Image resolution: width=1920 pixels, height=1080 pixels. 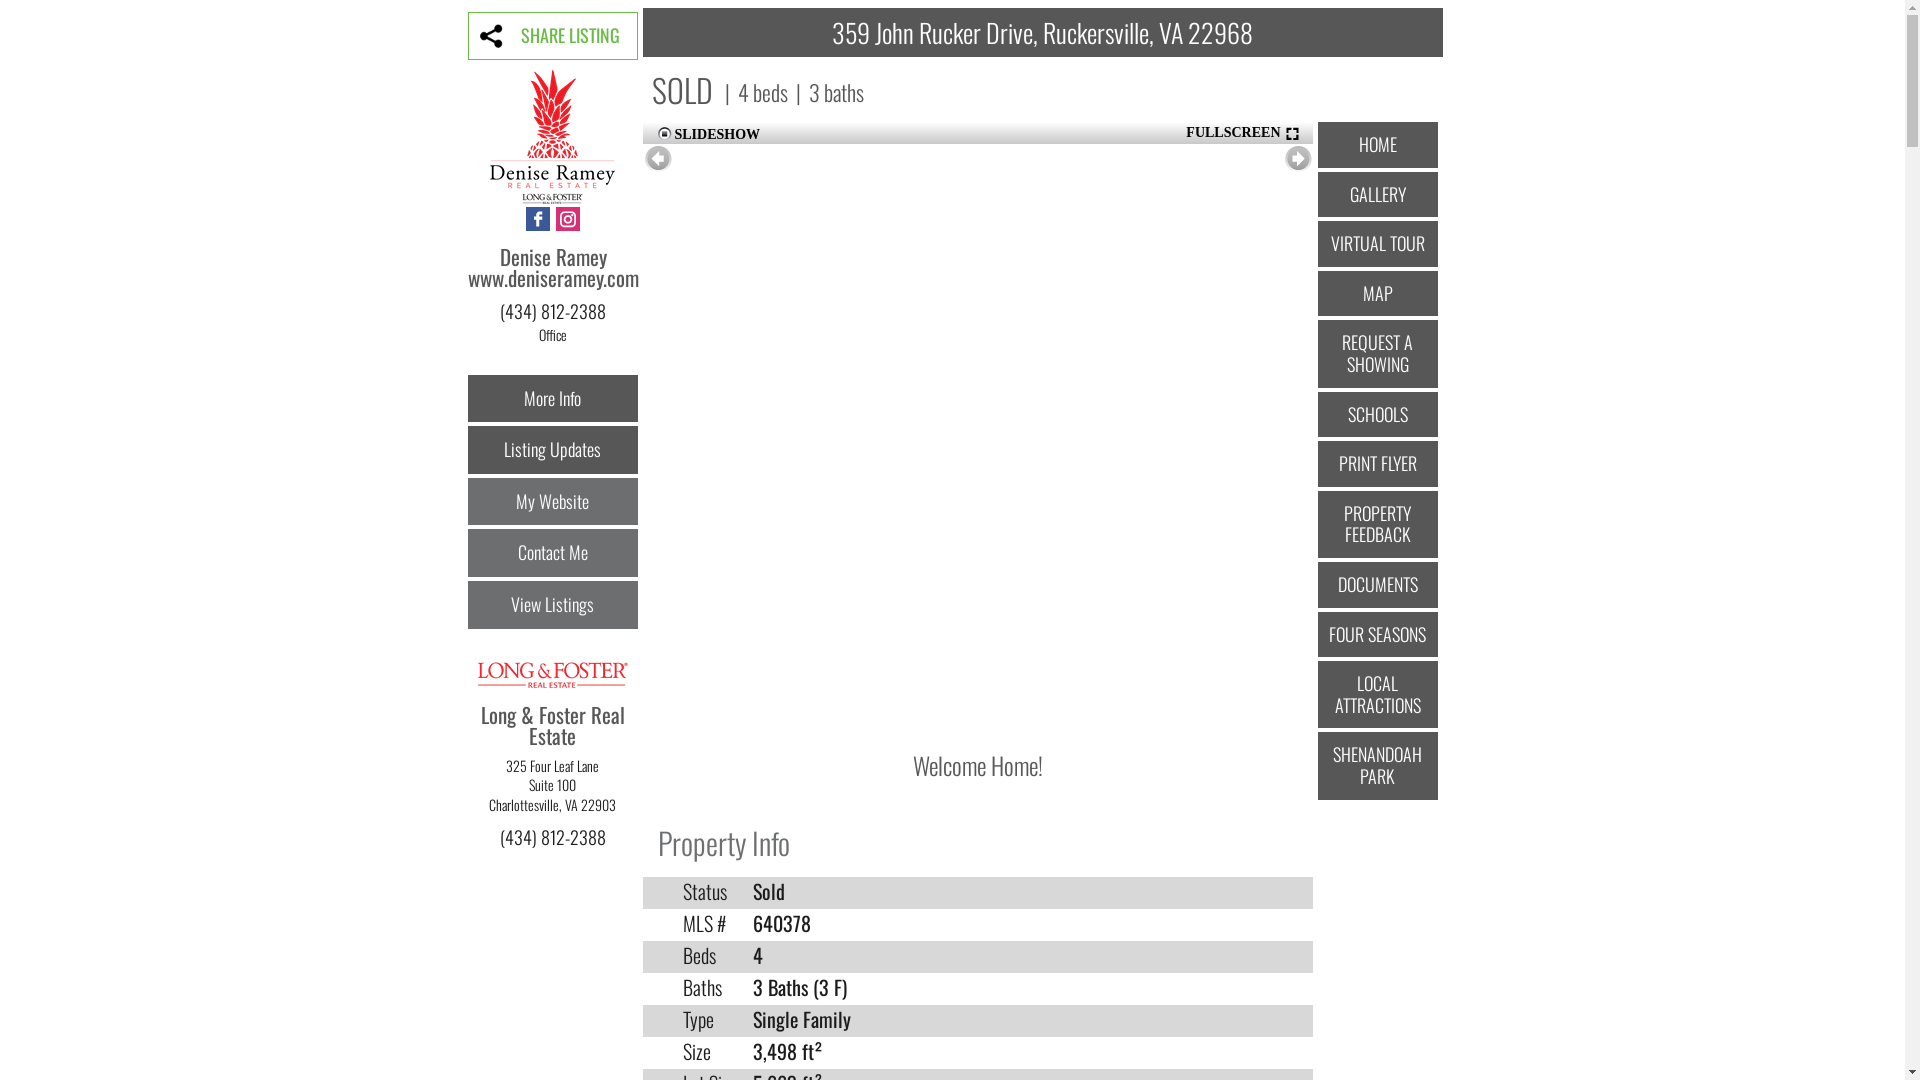 What do you see at coordinates (1318, 765) in the screenshot?
I see `'SHENANDOAH PARK'` at bounding box center [1318, 765].